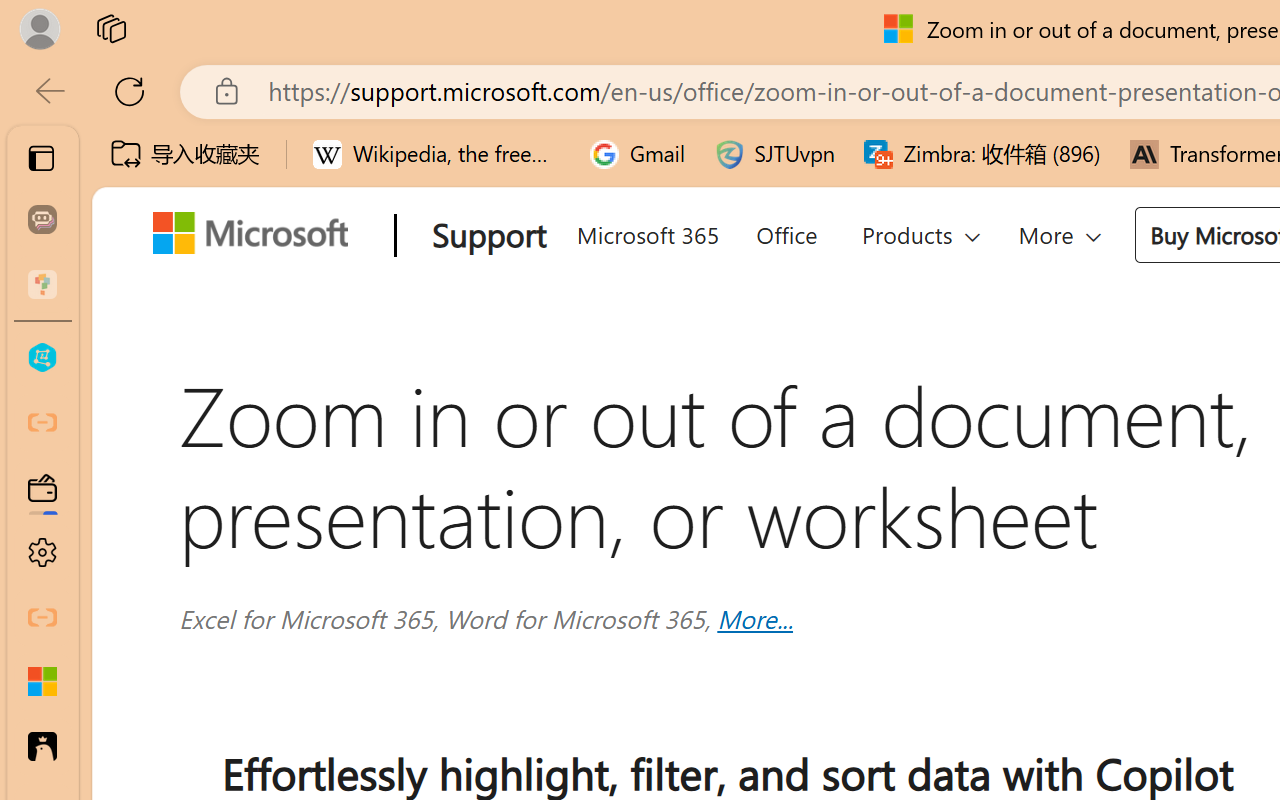 Image resolution: width=1280 pixels, height=800 pixels. I want to click on 'Wikipedia, the free encyclopedia', so click(436, 154).